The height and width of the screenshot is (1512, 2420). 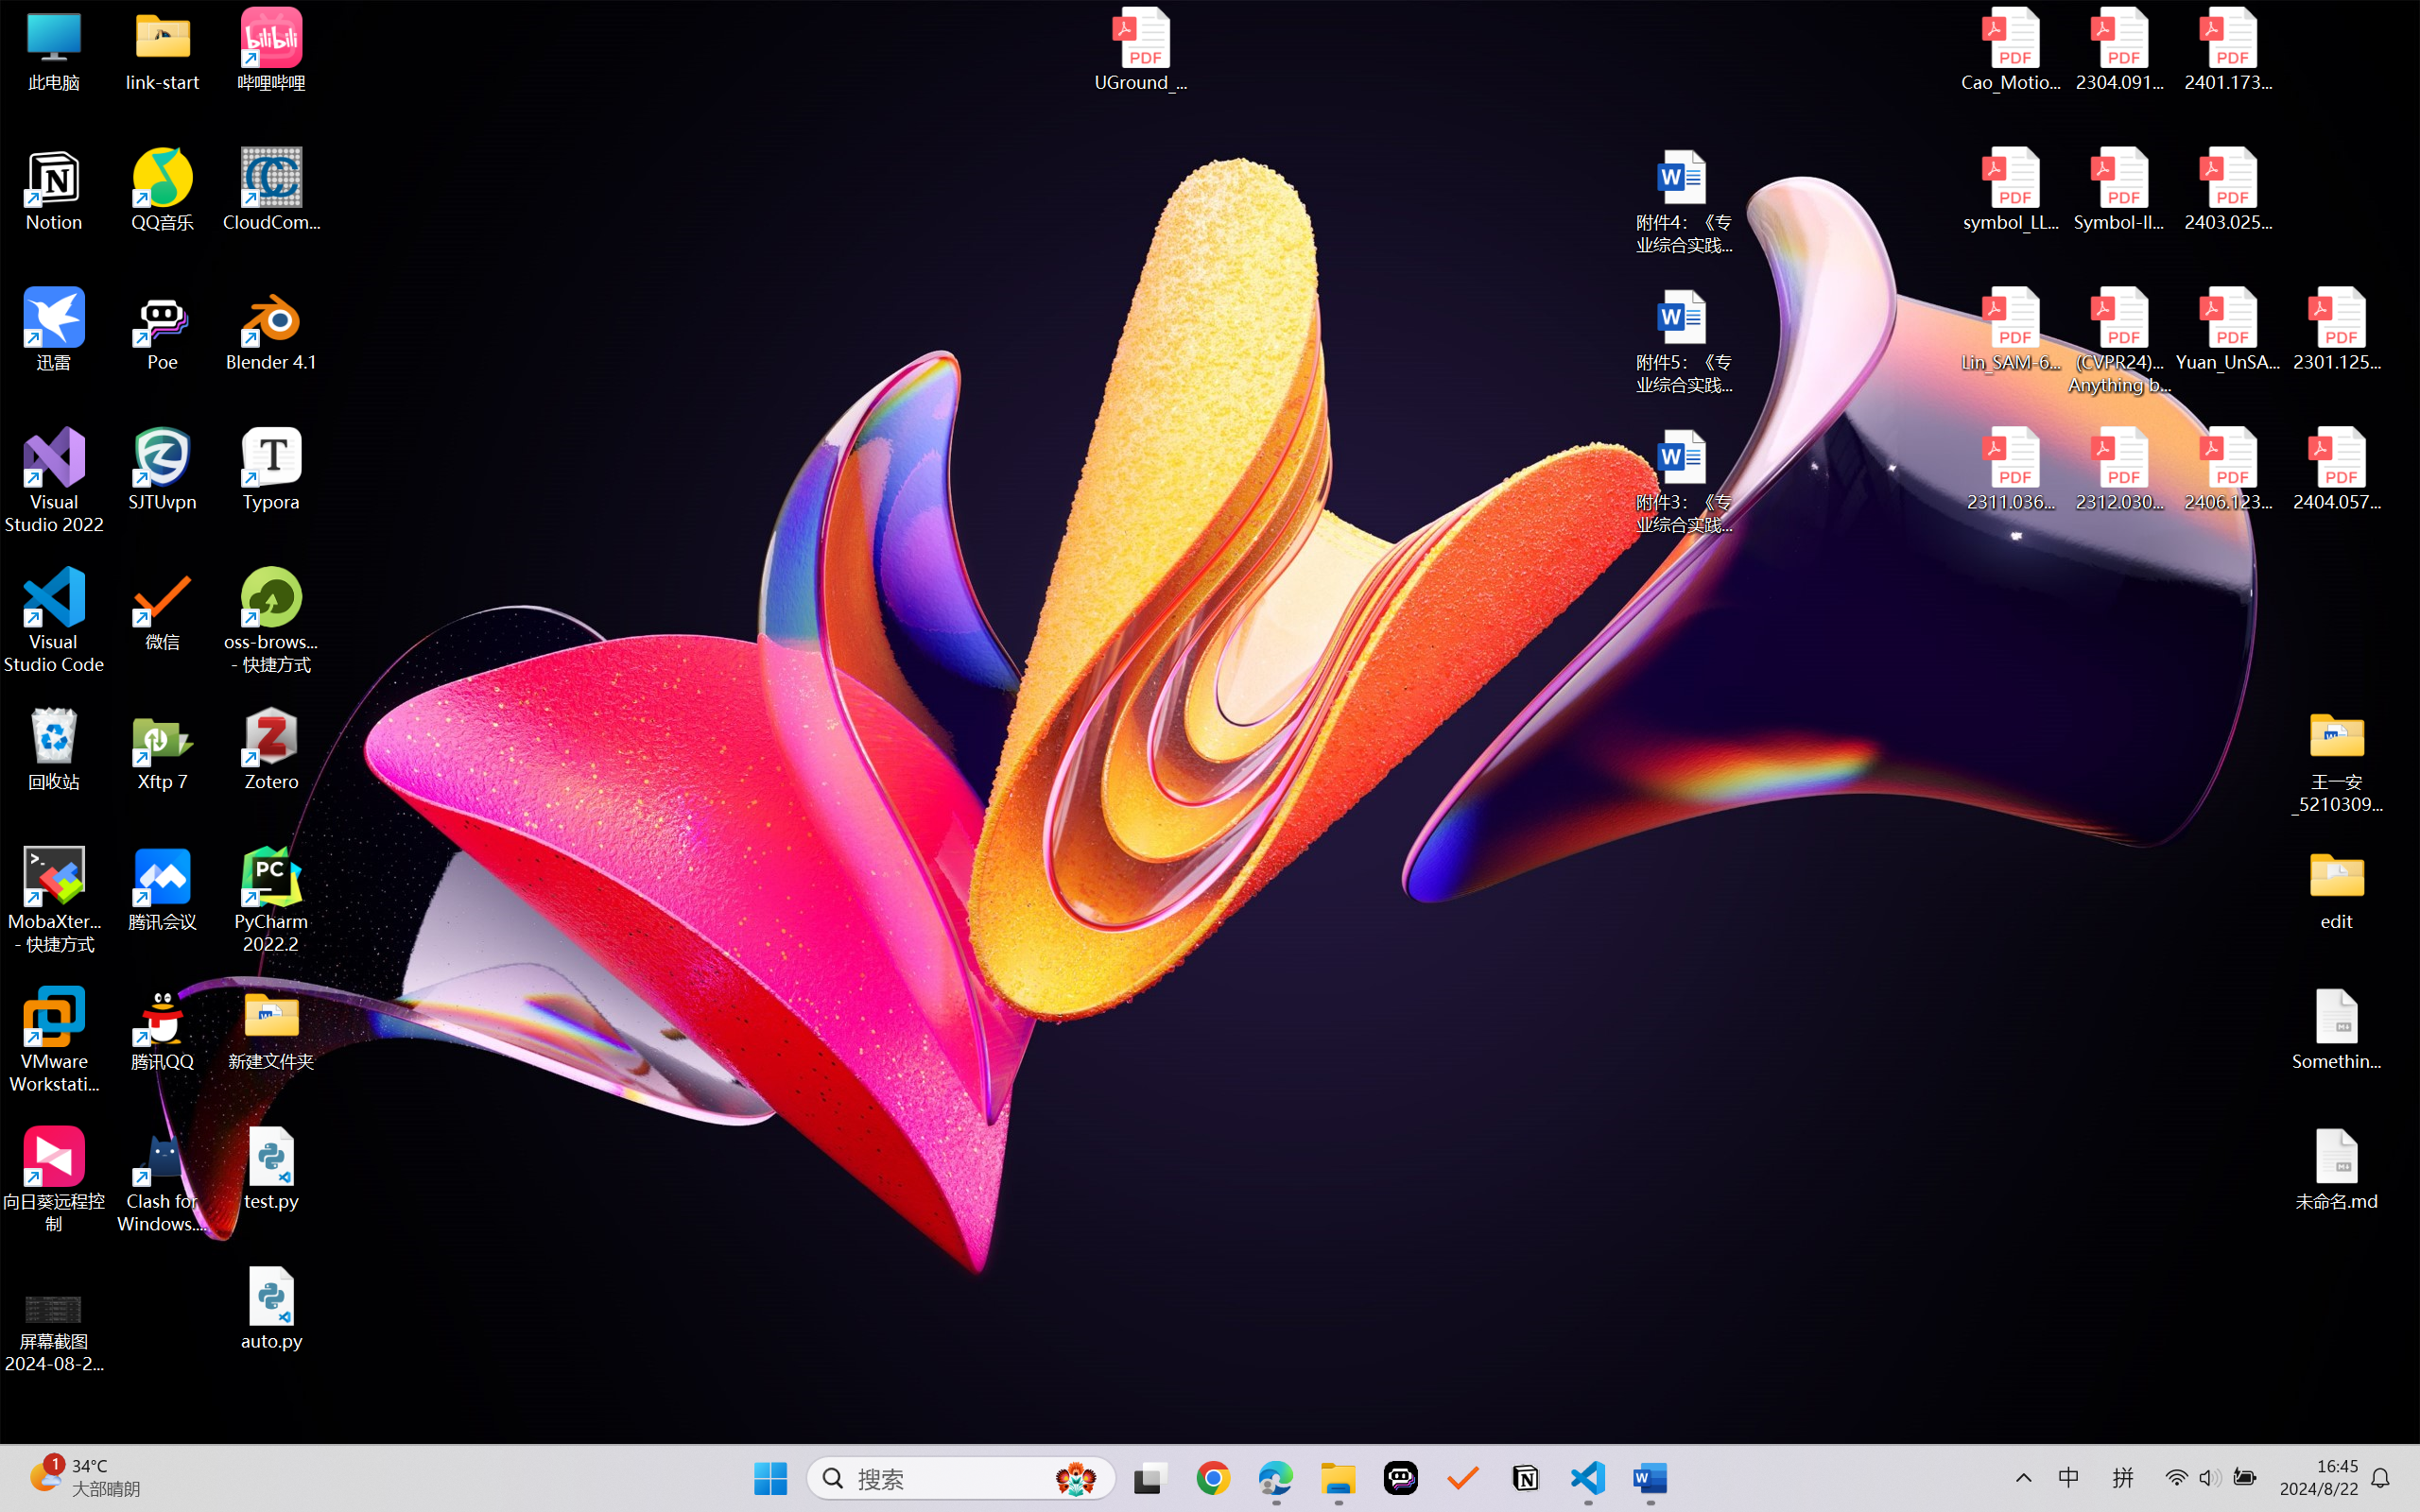 What do you see at coordinates (2335, 469) in the screenshot?
I see `'2404.05719v1.pdf'` at bounding box center [2335, 469].